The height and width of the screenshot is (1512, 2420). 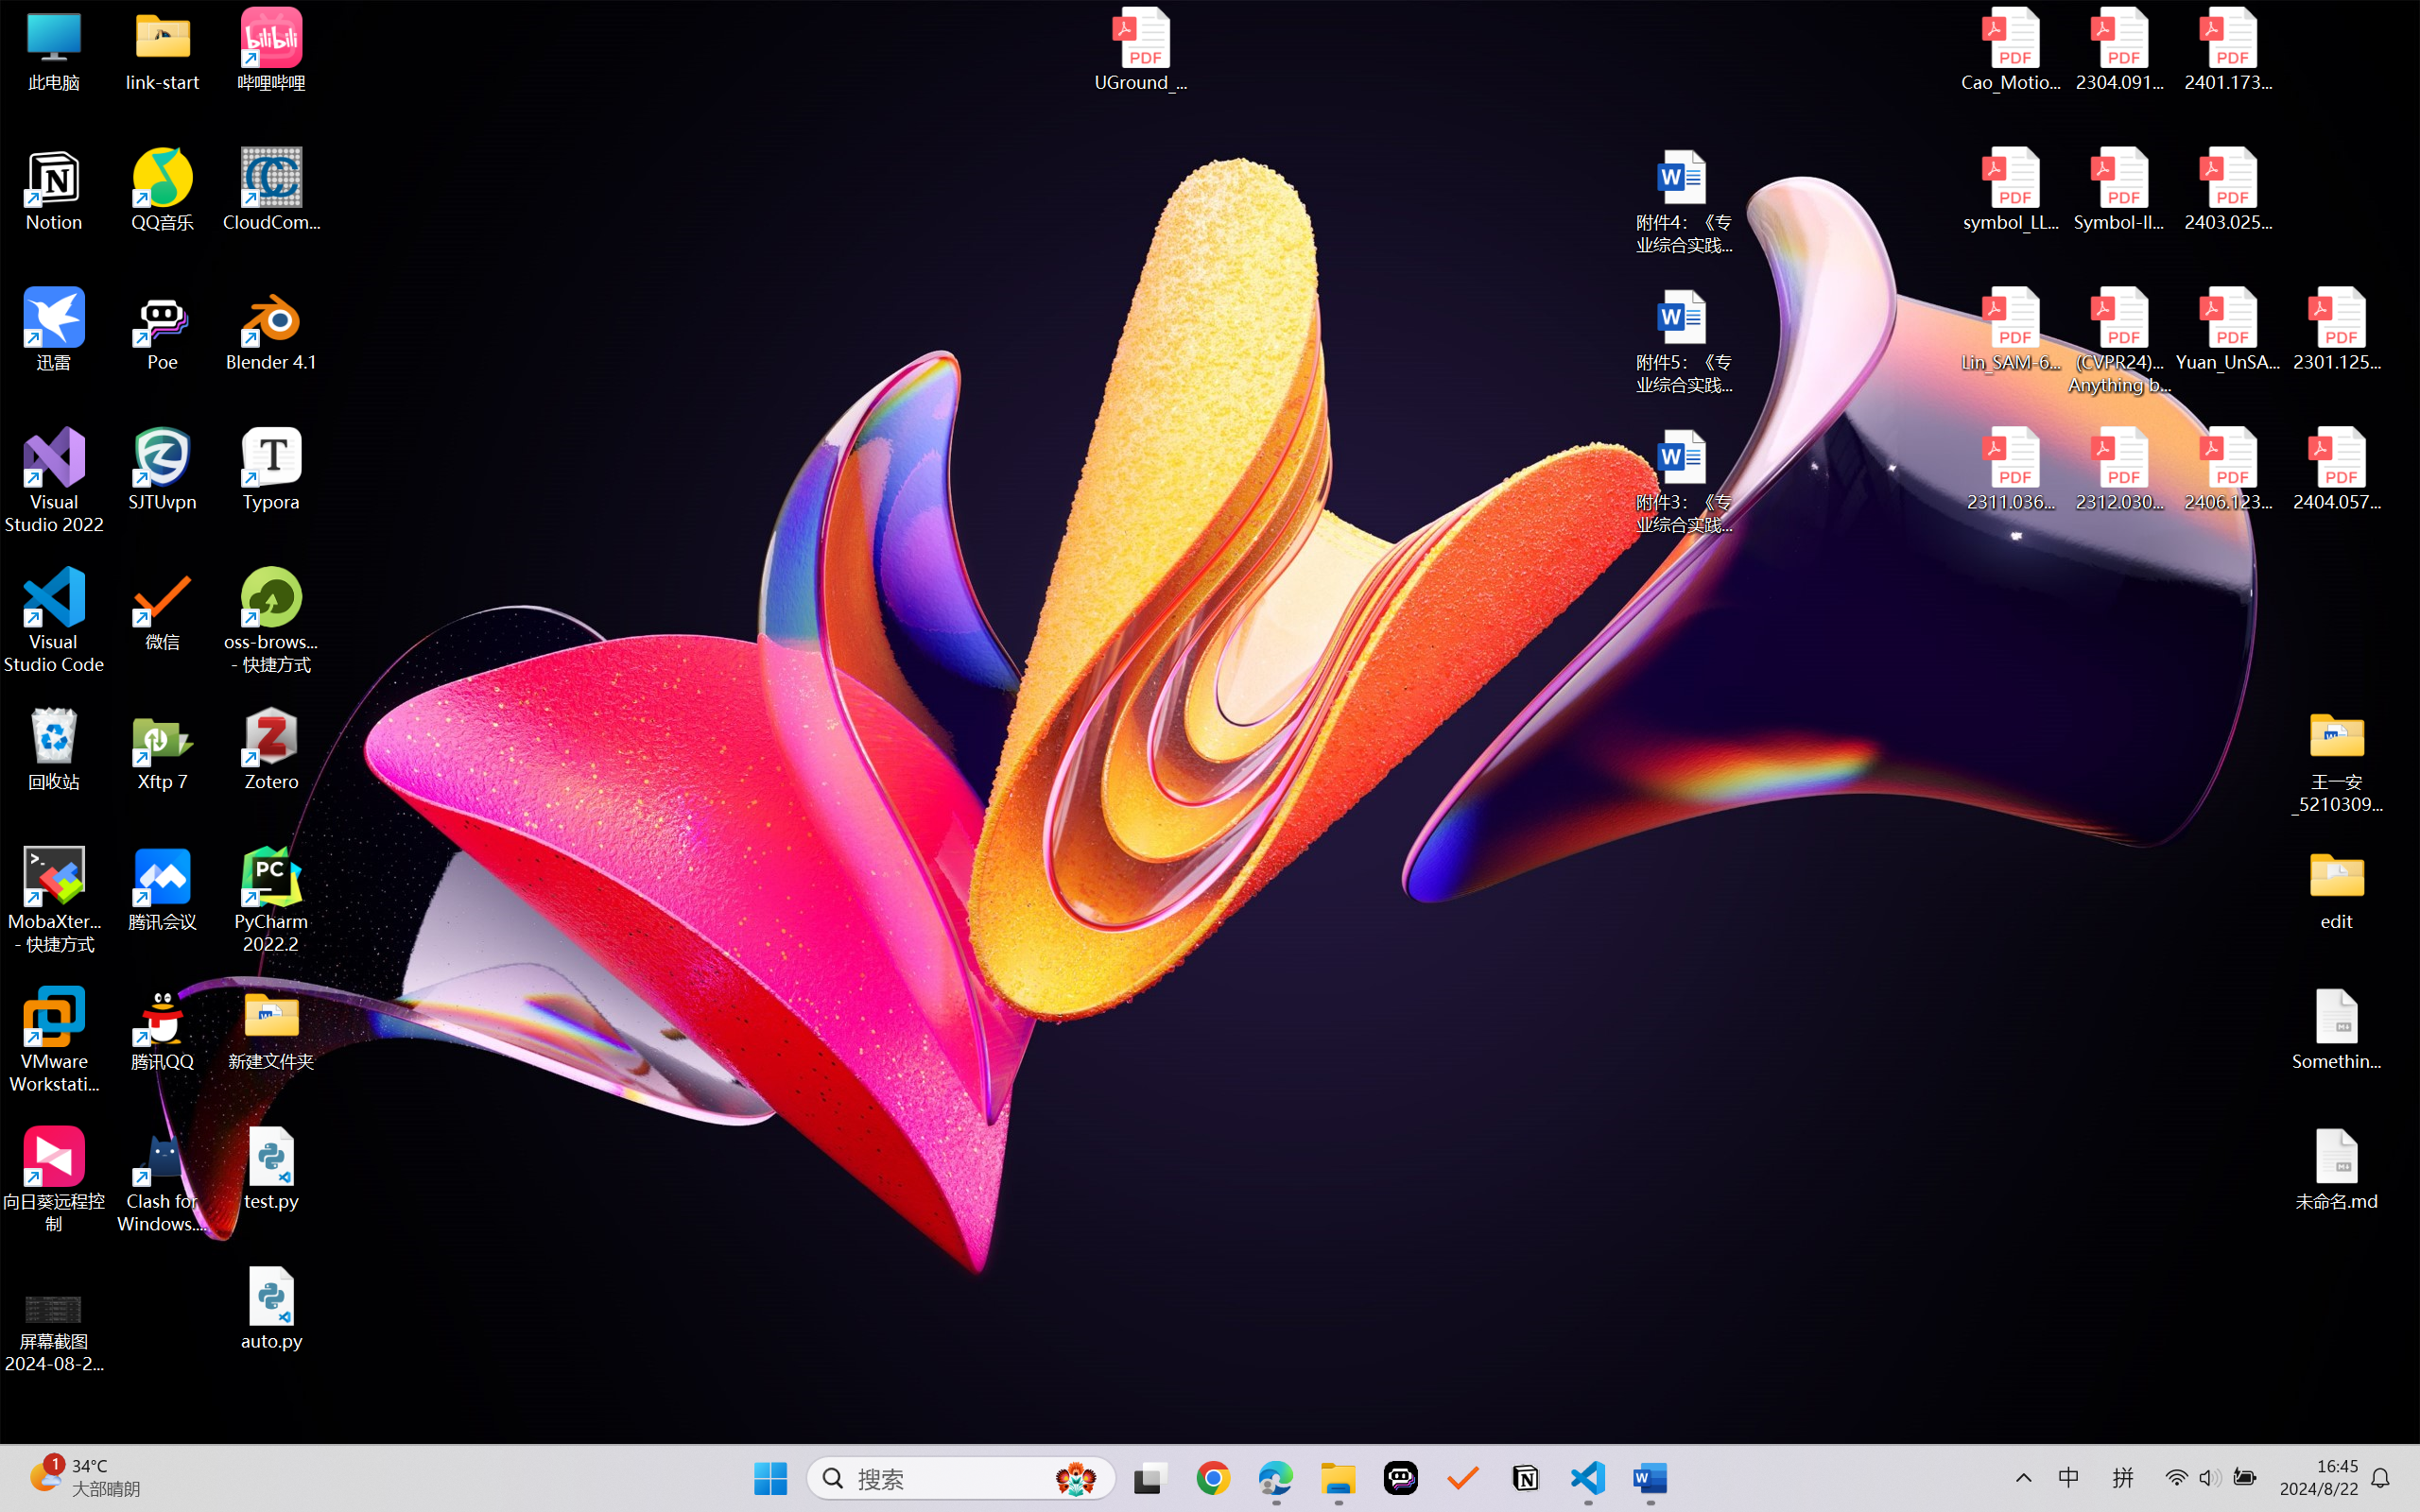 What do you see at coordinates (2335, 469) in the screenshot?
I see `'2404.05719v1.pdf'` at bounding box center [2335, 469].